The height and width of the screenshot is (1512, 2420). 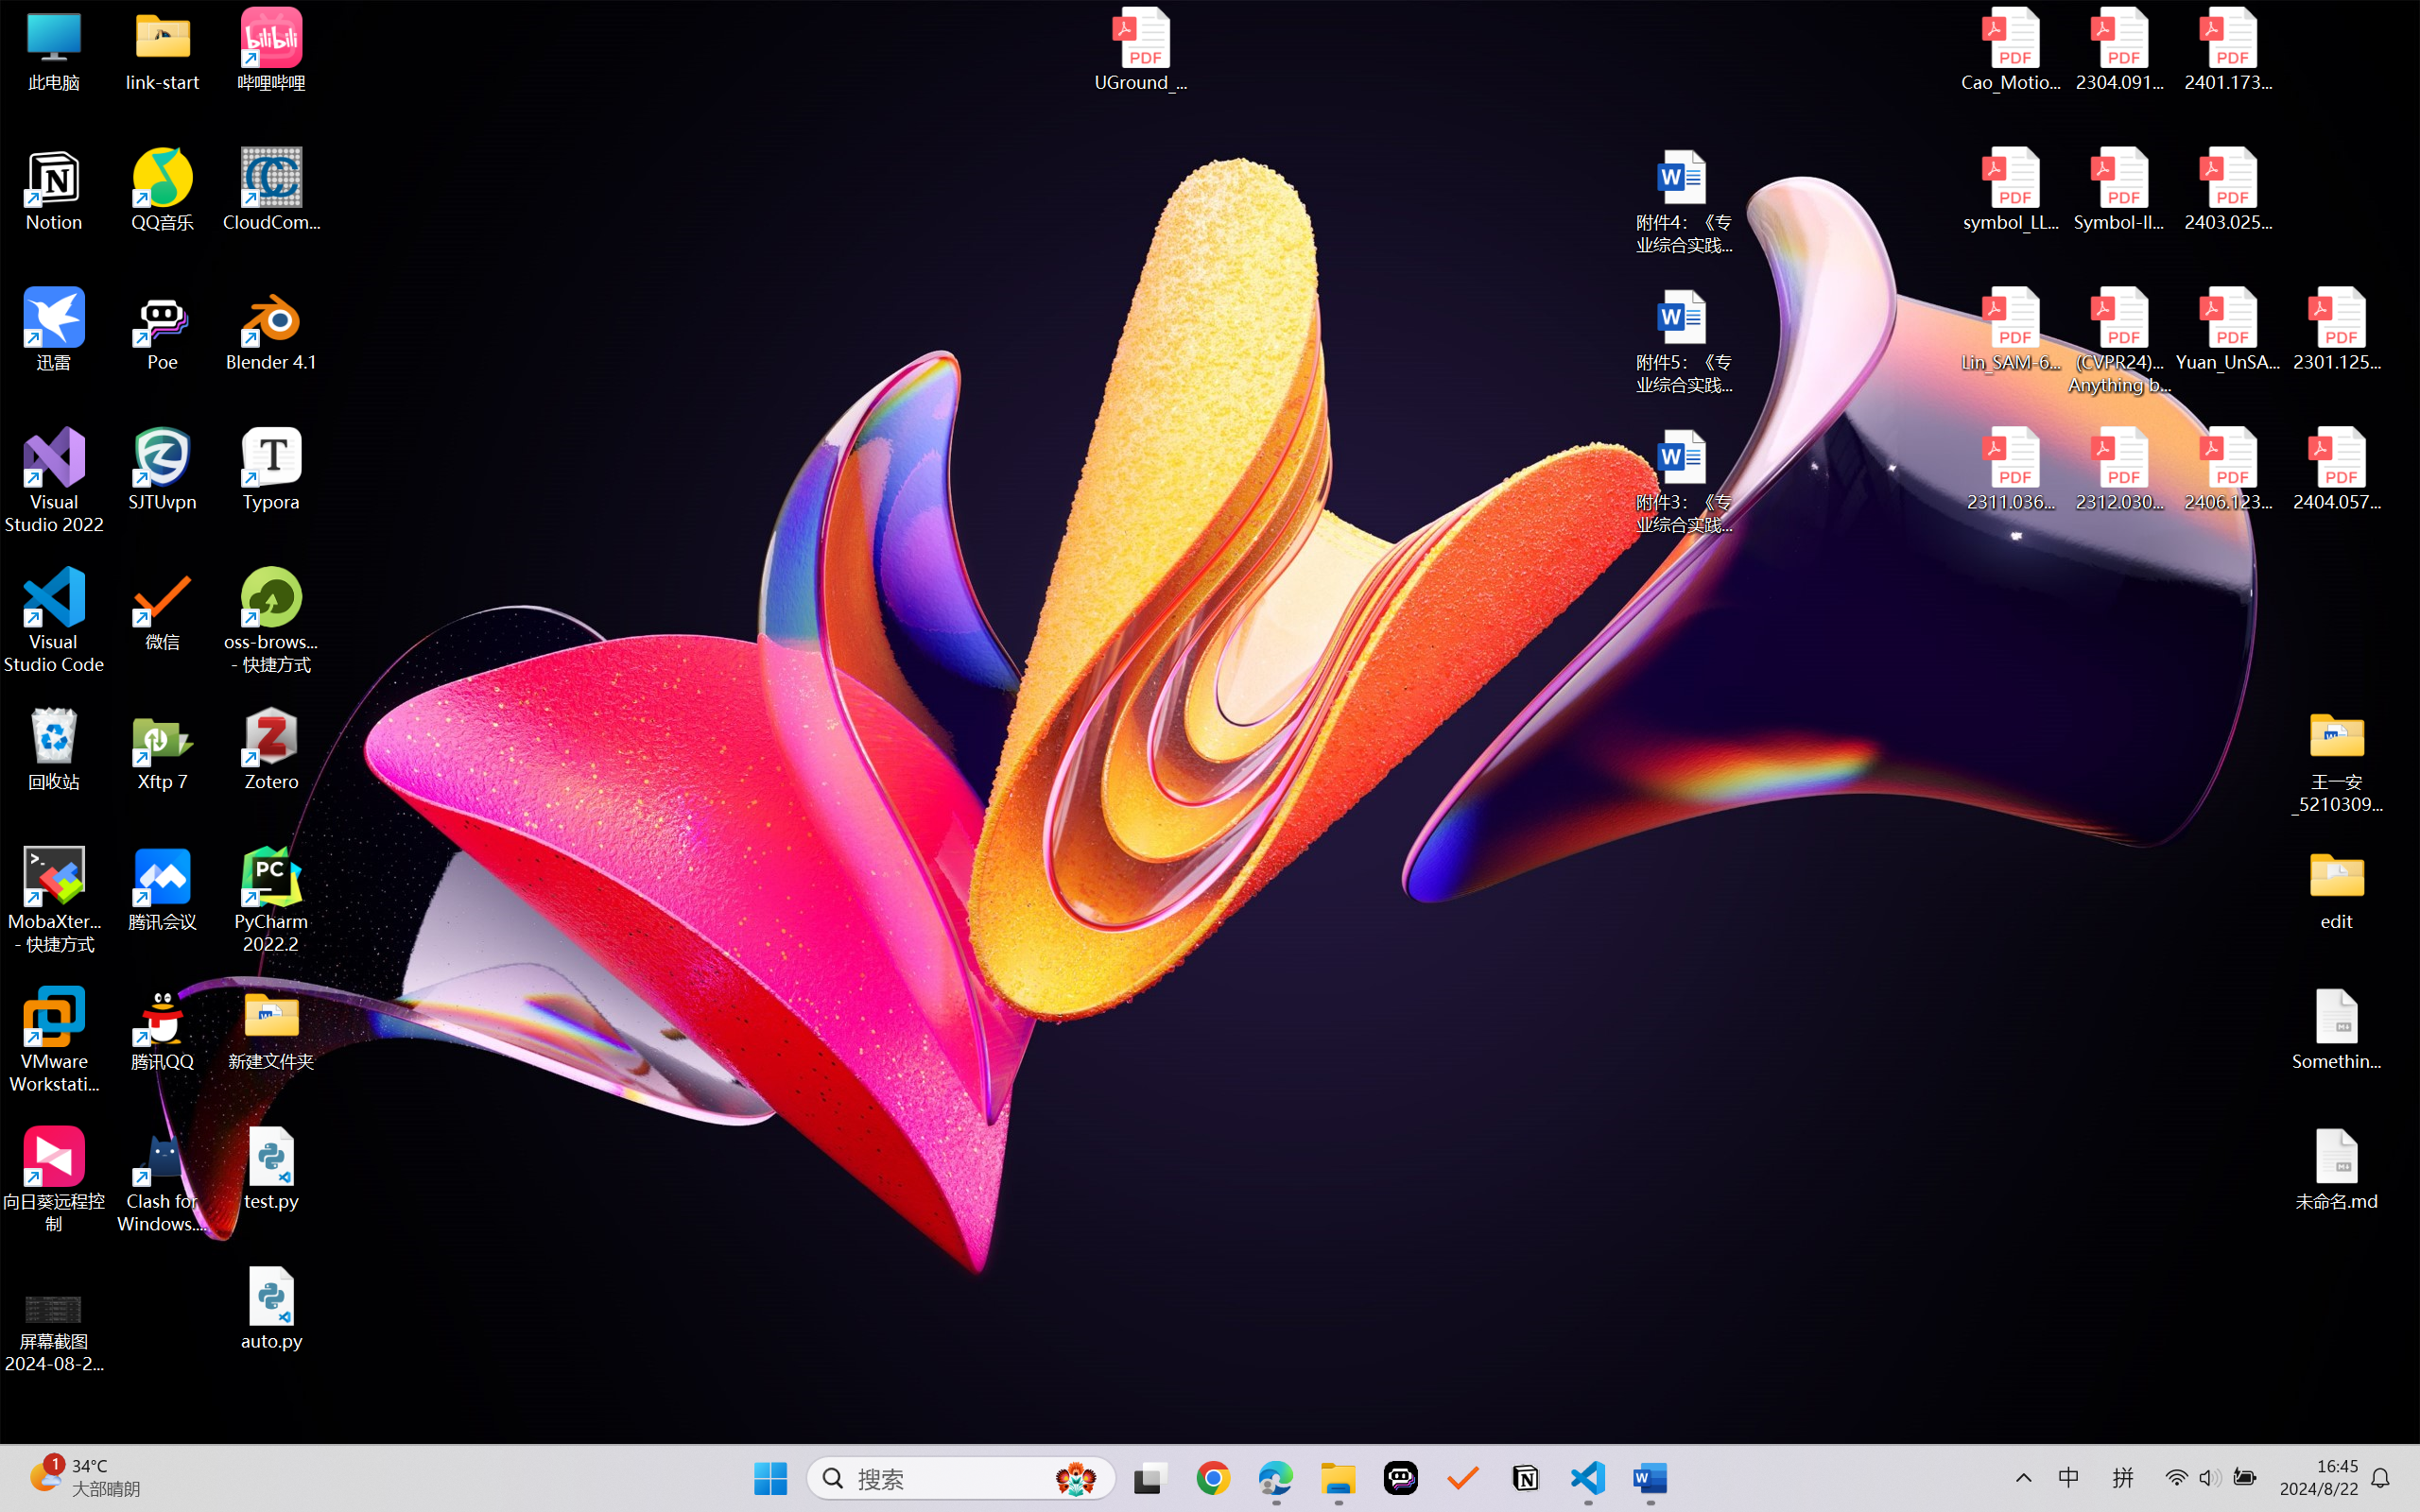 What do you see at coordinates (2335, 469) in the screenshot?
I see `'2404.05719v1.pdf'` at bounding box center [2335, 469].